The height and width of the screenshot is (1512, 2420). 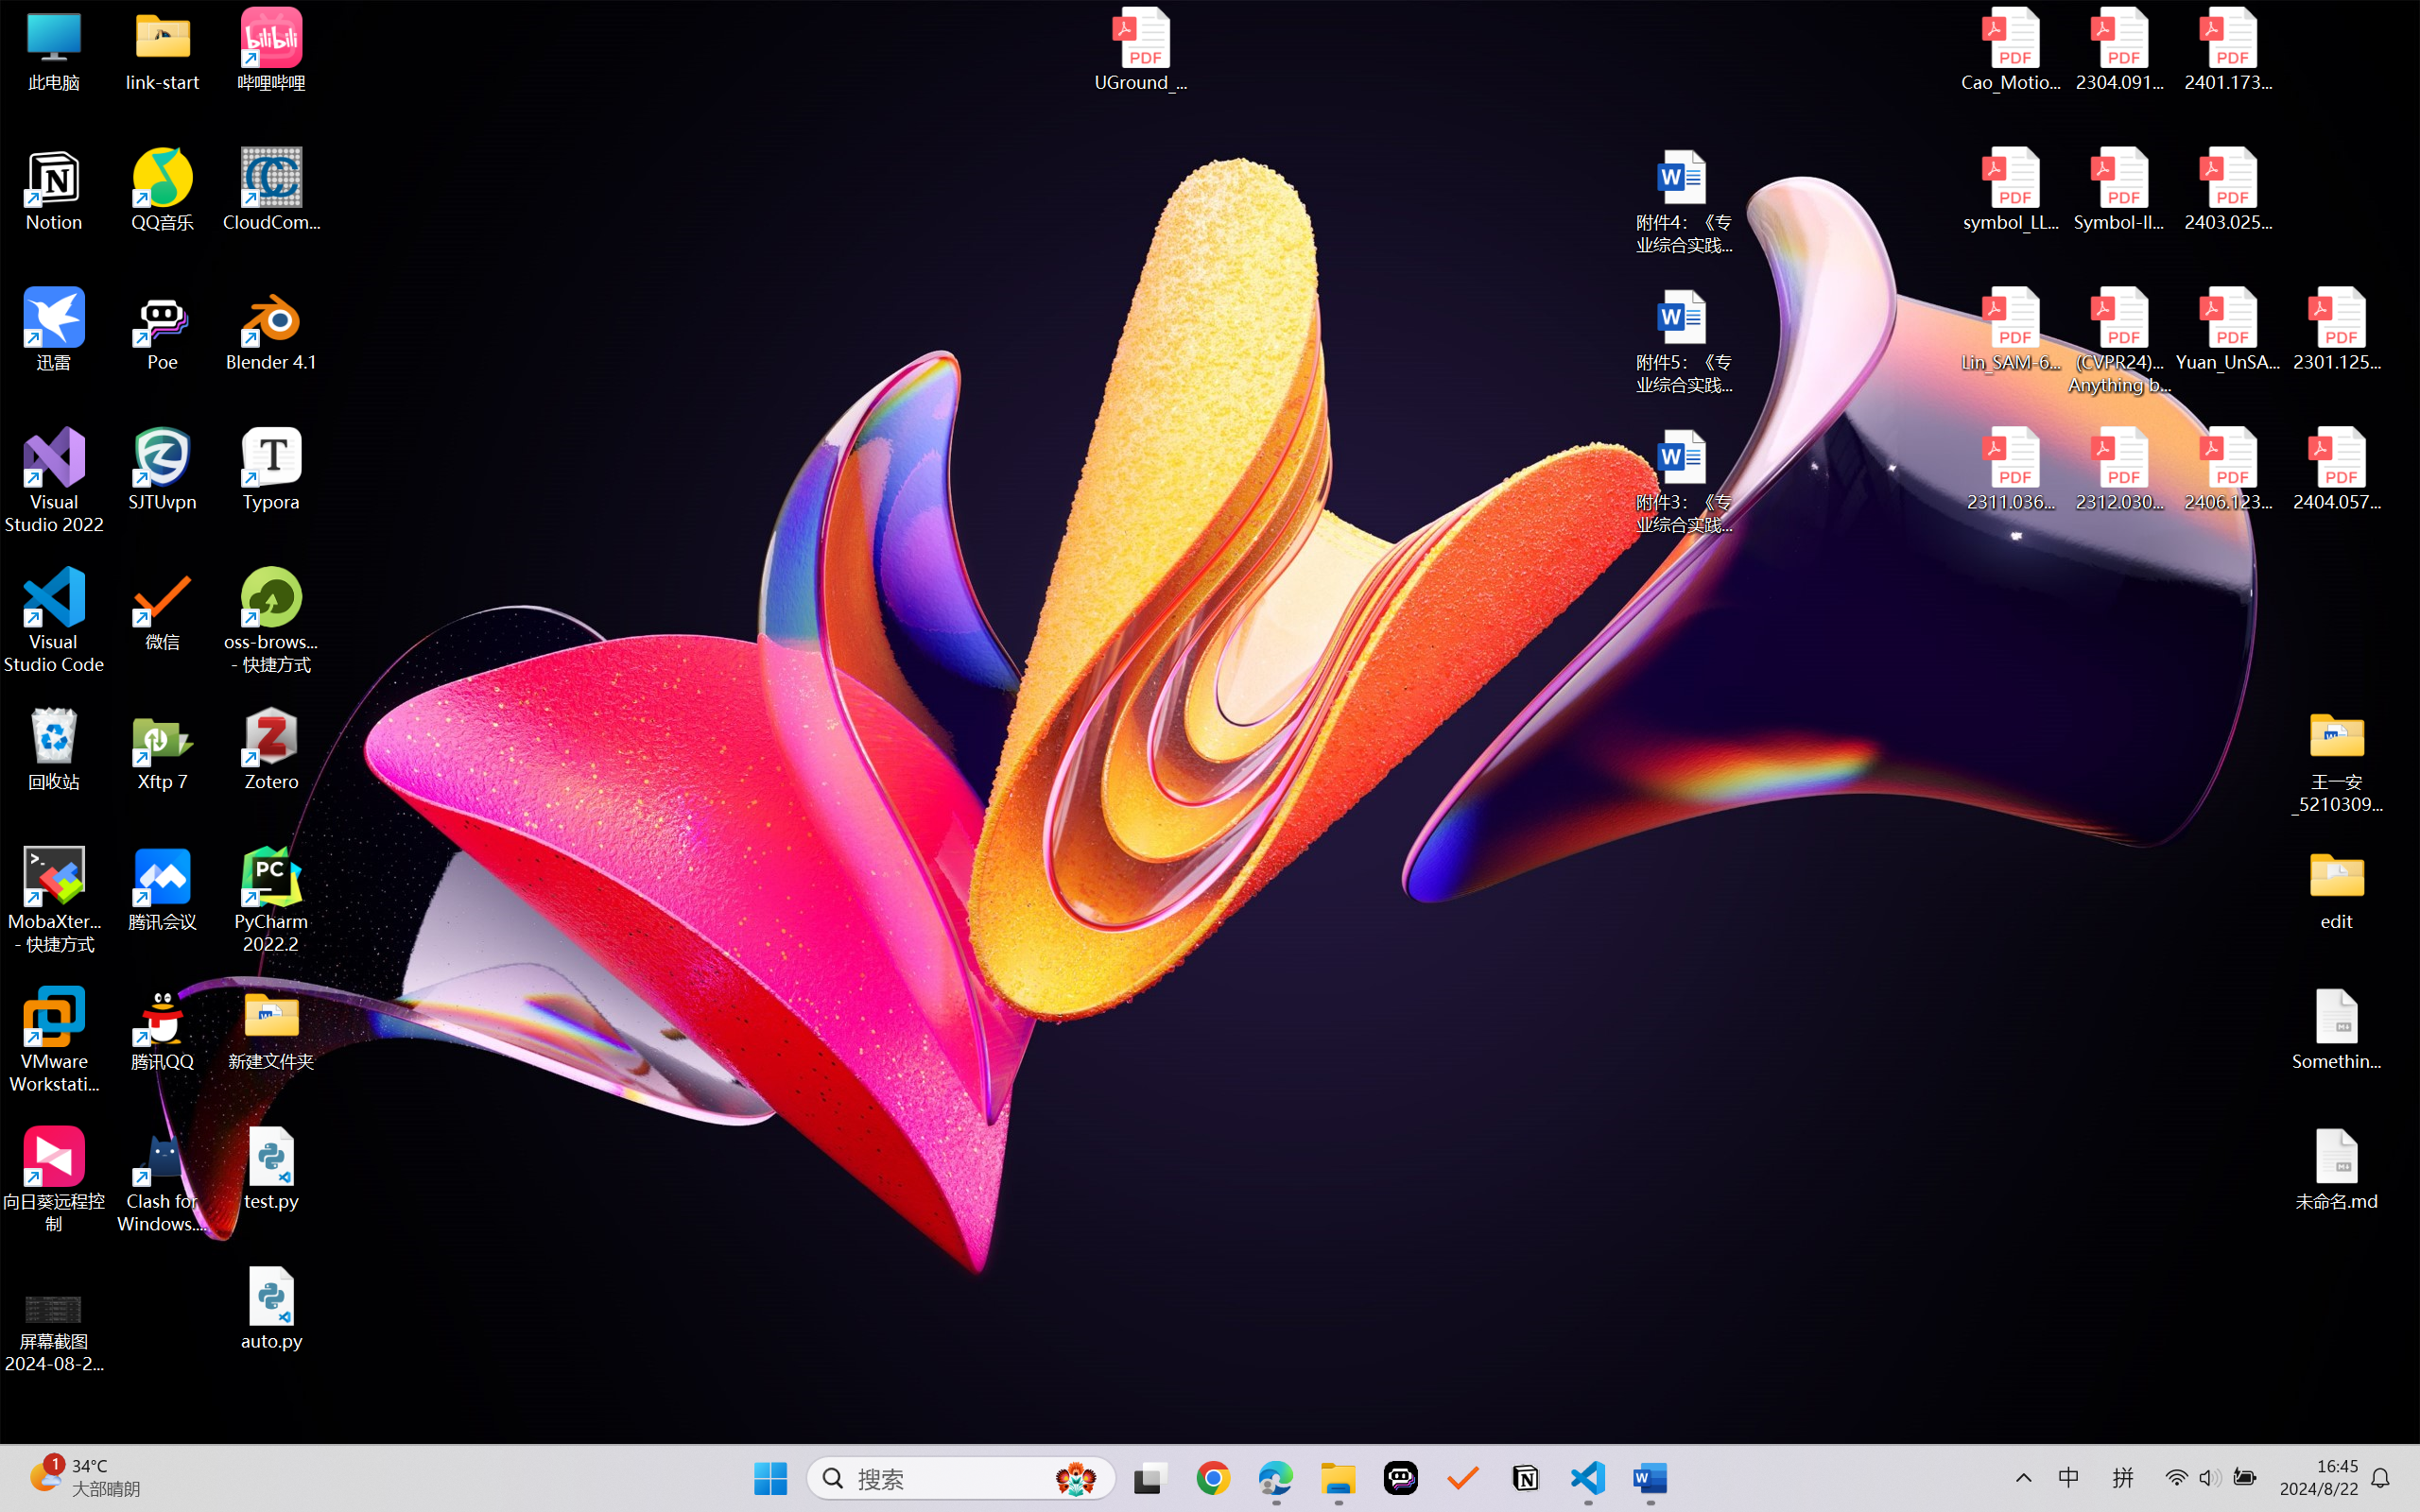 What do you see at coordinates (2335, 469) in the screenshot?
I see `'2404.05719v1.pdf'` at bounding box center [2335, 469].